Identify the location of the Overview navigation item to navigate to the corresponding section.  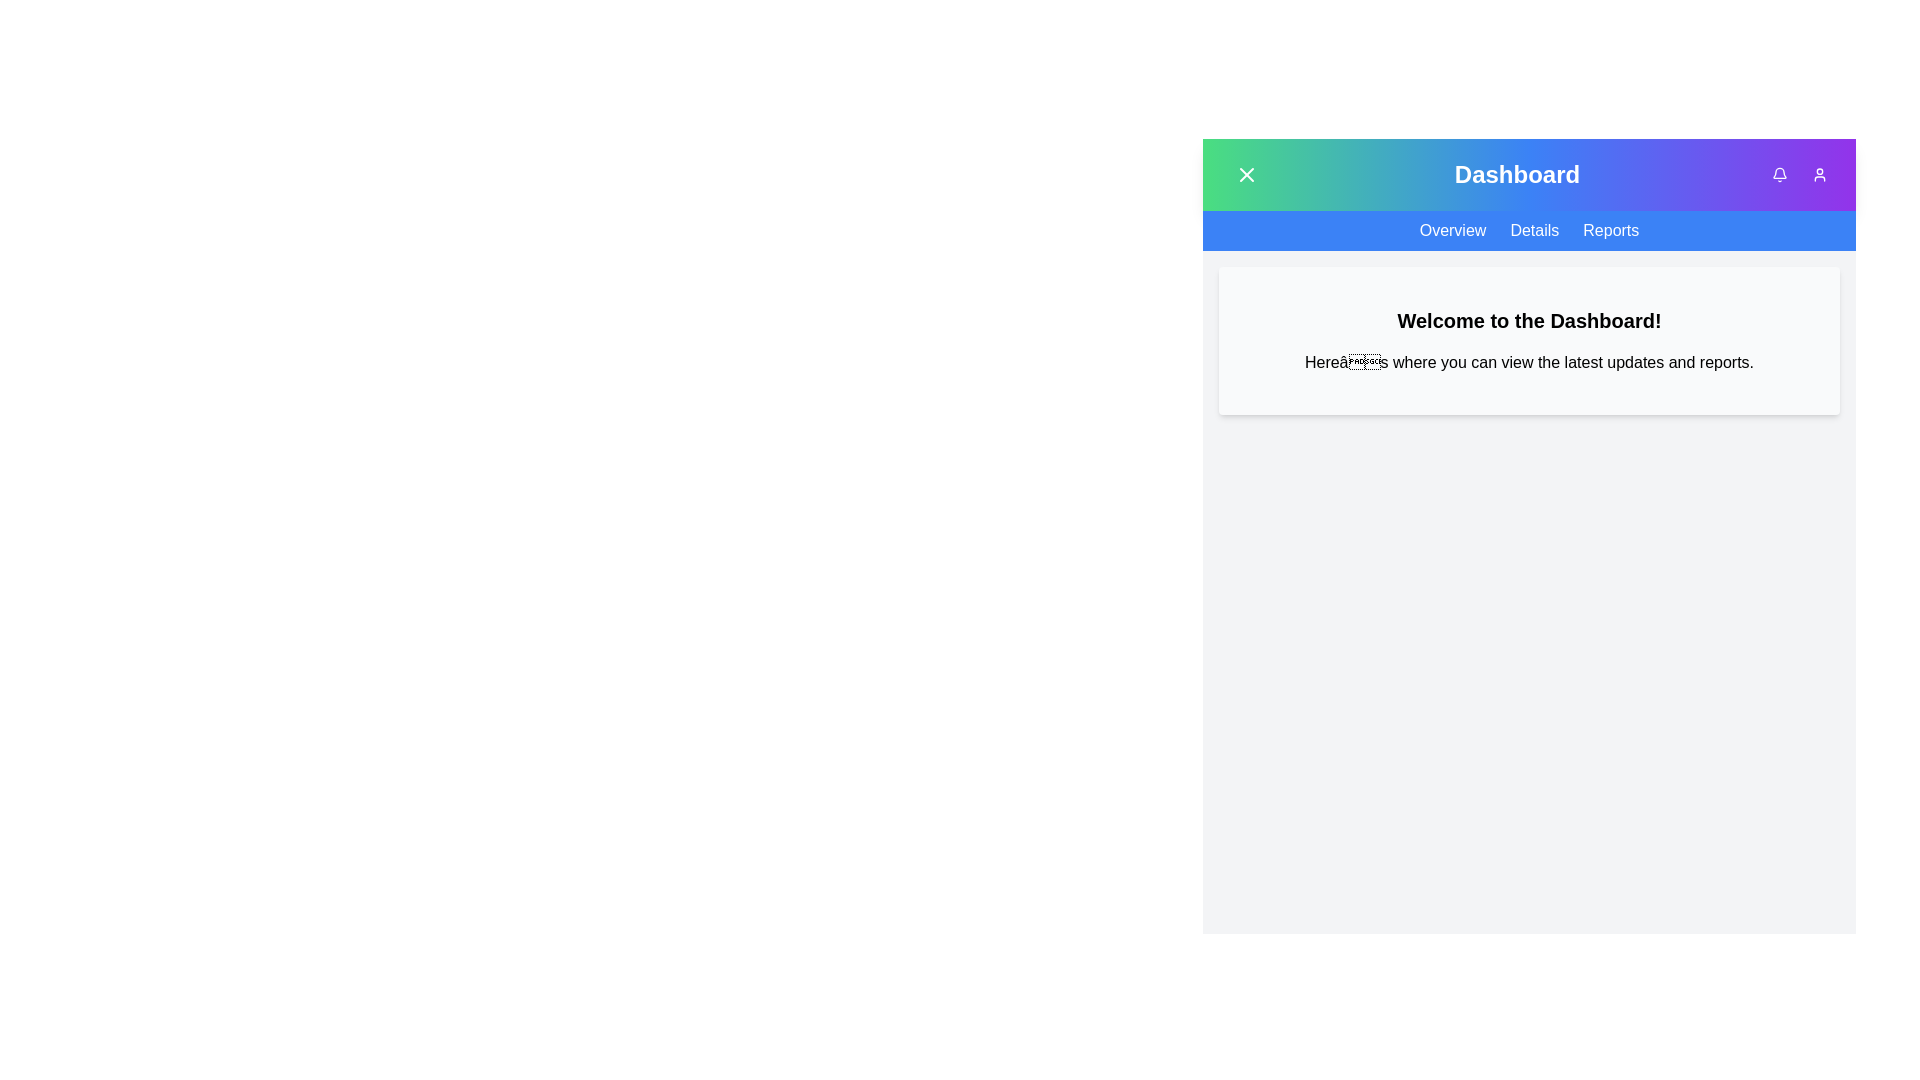
(1453, 230).